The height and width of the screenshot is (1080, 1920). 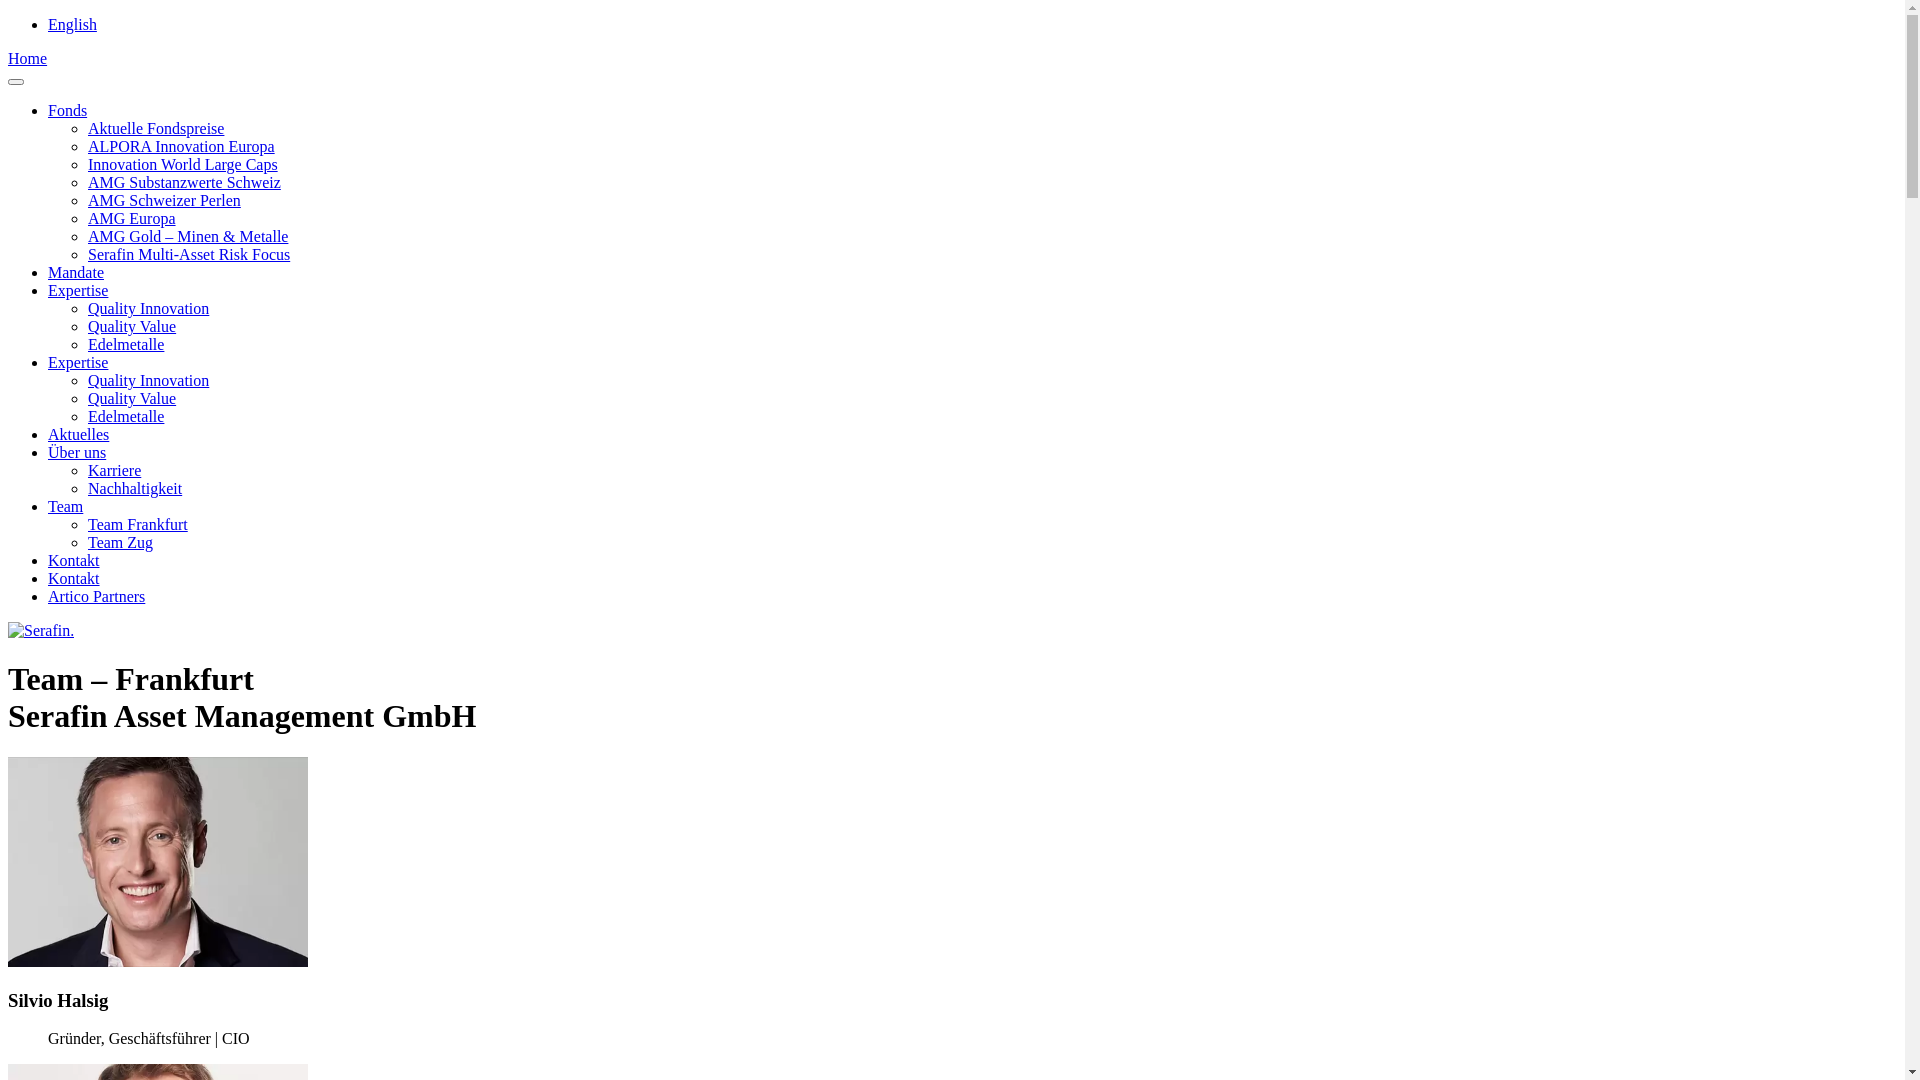 What do you see at coordinates (113, 470) in the screenshot?
I see `'Karriere'` at bounding box center [113, 470].